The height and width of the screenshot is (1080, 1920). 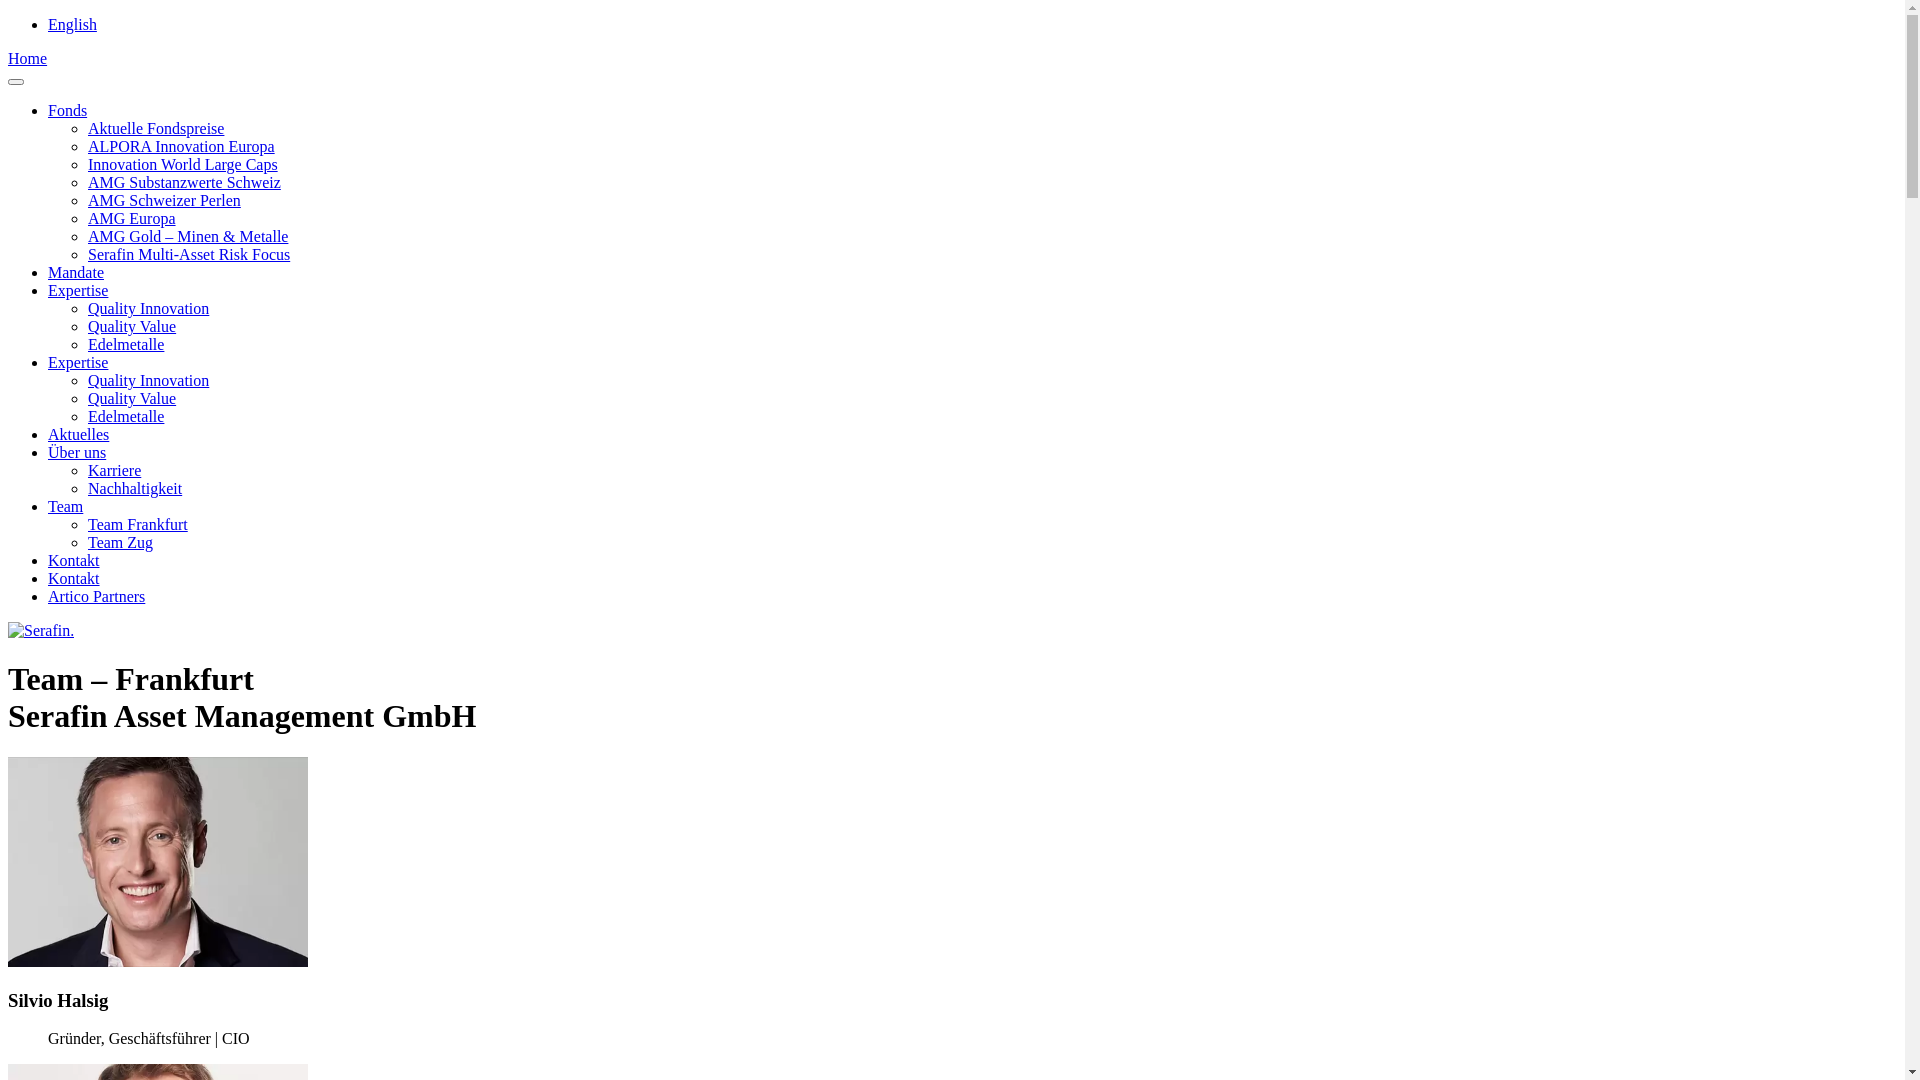 What do you see at coordinates (113, 470) in the screenshot?
I see `'Karriere'` at bounding box center [113, 470].